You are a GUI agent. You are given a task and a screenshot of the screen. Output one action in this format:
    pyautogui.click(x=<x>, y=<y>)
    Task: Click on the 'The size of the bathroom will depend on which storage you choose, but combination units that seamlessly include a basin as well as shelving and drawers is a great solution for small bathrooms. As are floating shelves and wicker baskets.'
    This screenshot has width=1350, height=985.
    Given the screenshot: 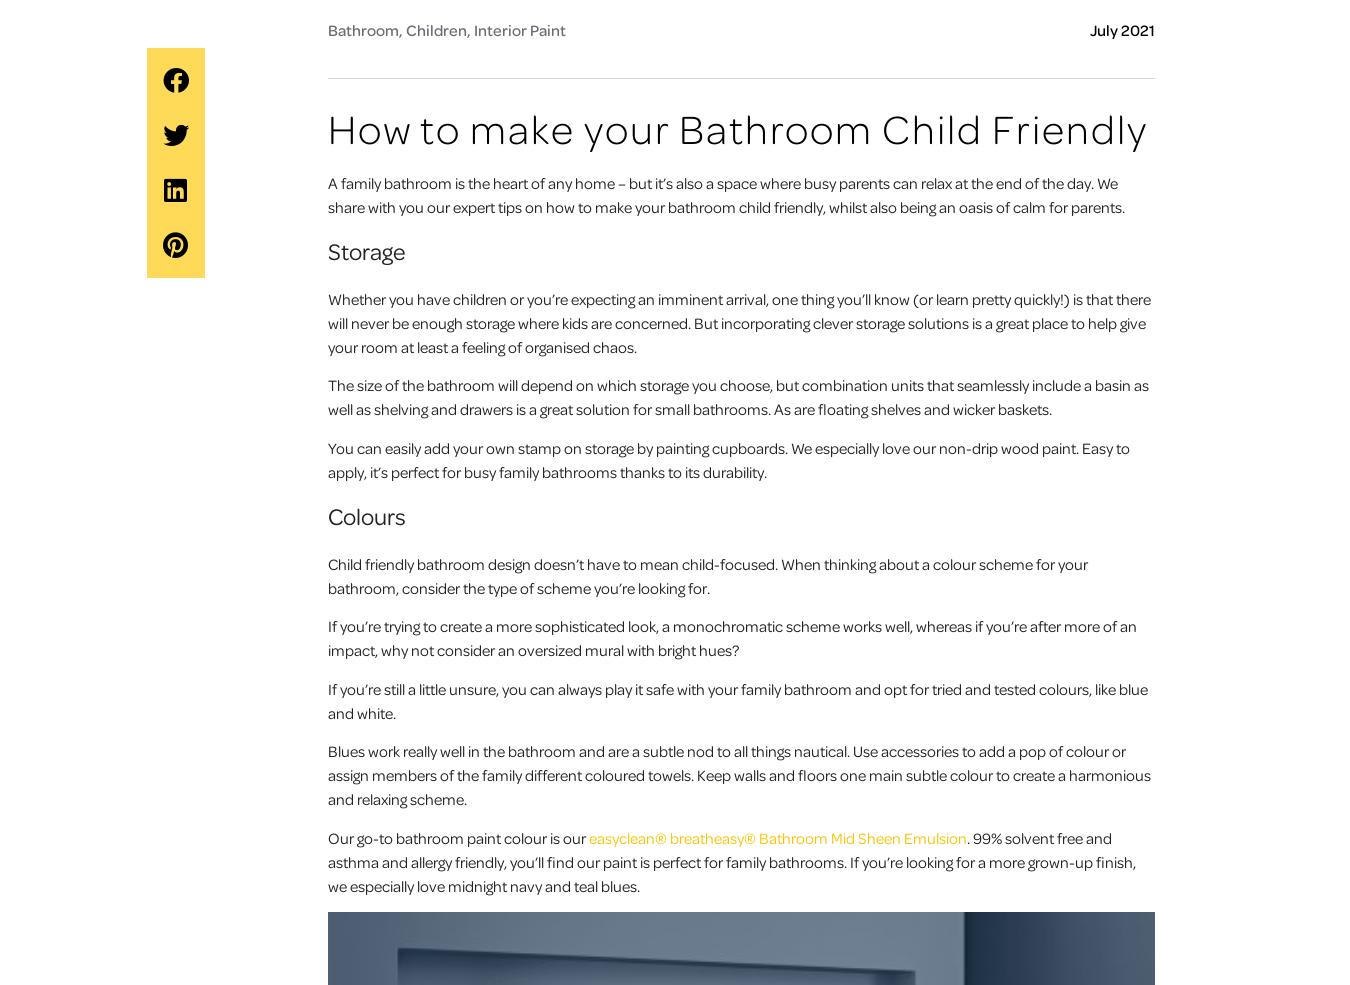 What is the action you would take?
    pyautogui.click(x=327, y=395)
    